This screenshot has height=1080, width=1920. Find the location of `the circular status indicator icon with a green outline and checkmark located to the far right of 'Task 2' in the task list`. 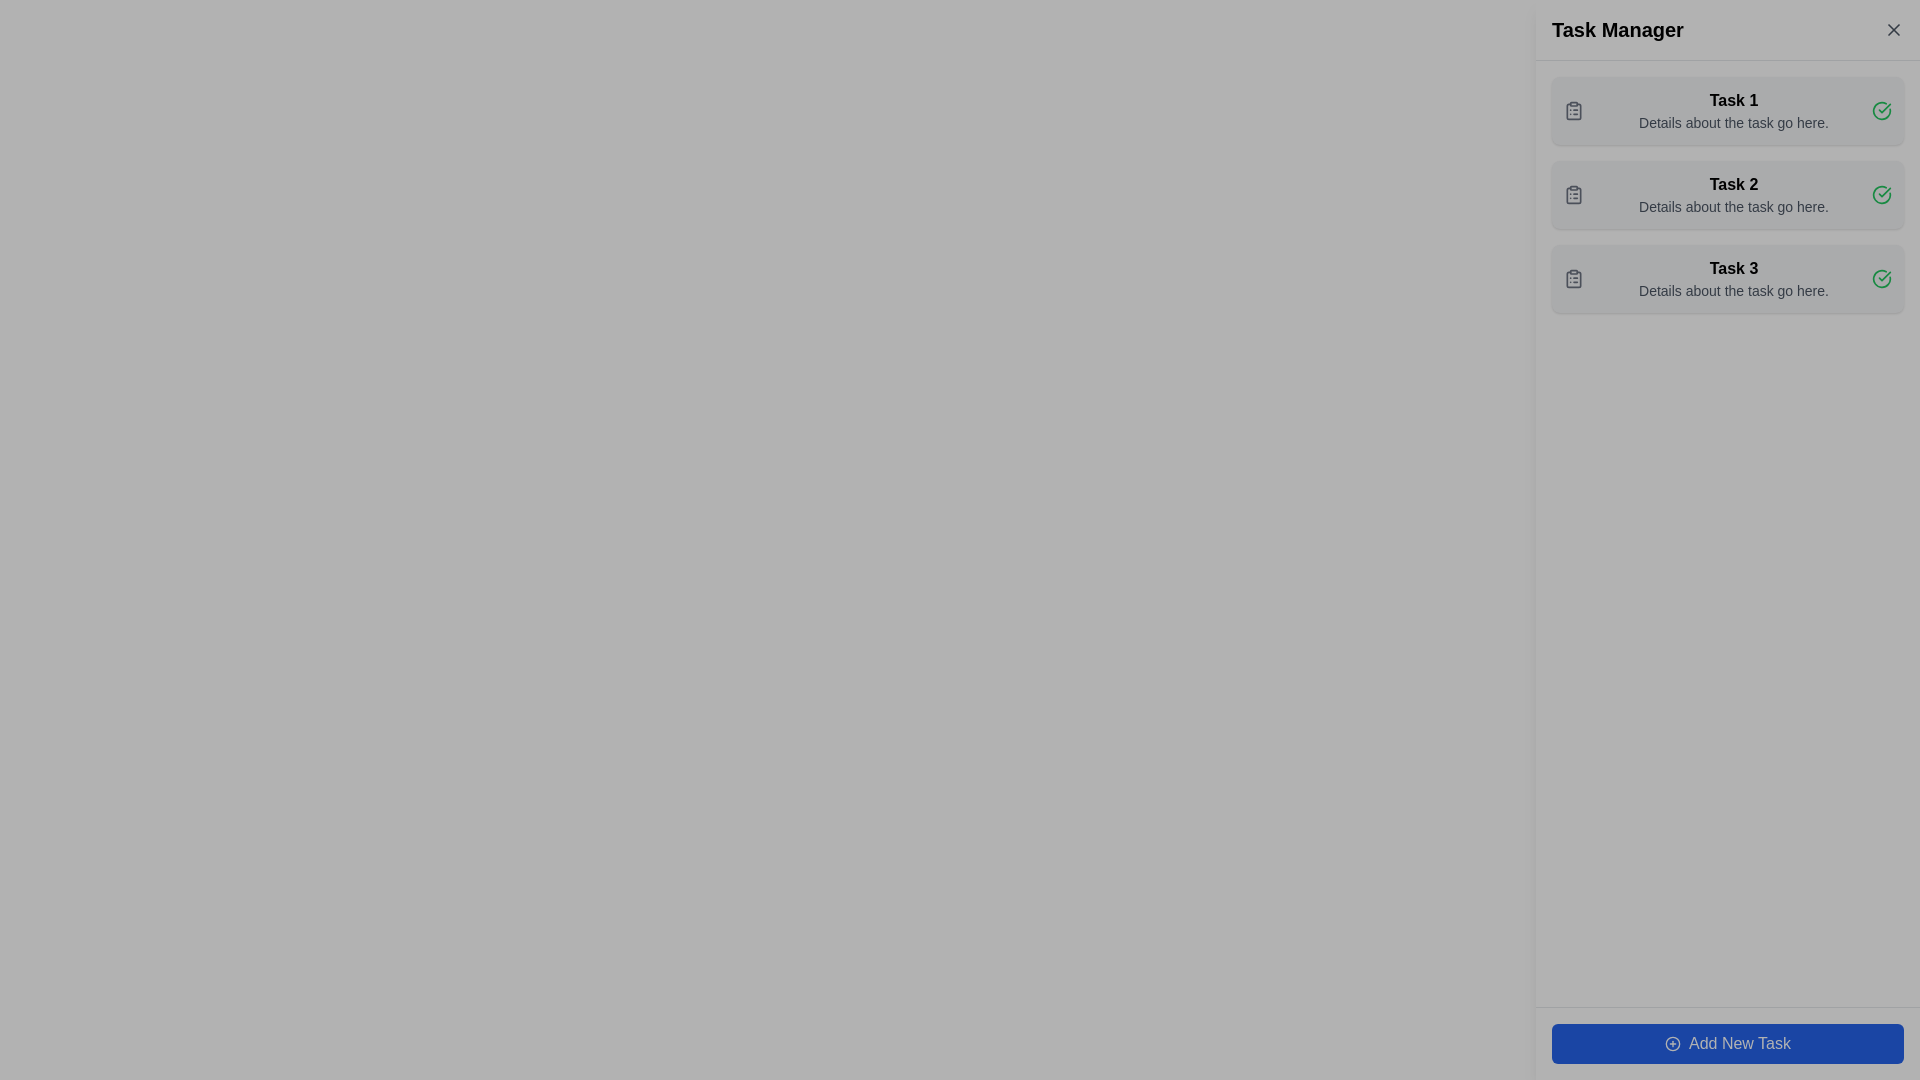

the circular status indicator icon with a green outline and checkmark located to the far right of 'Task 2' in the task list is located at coordinates (1880, 111).